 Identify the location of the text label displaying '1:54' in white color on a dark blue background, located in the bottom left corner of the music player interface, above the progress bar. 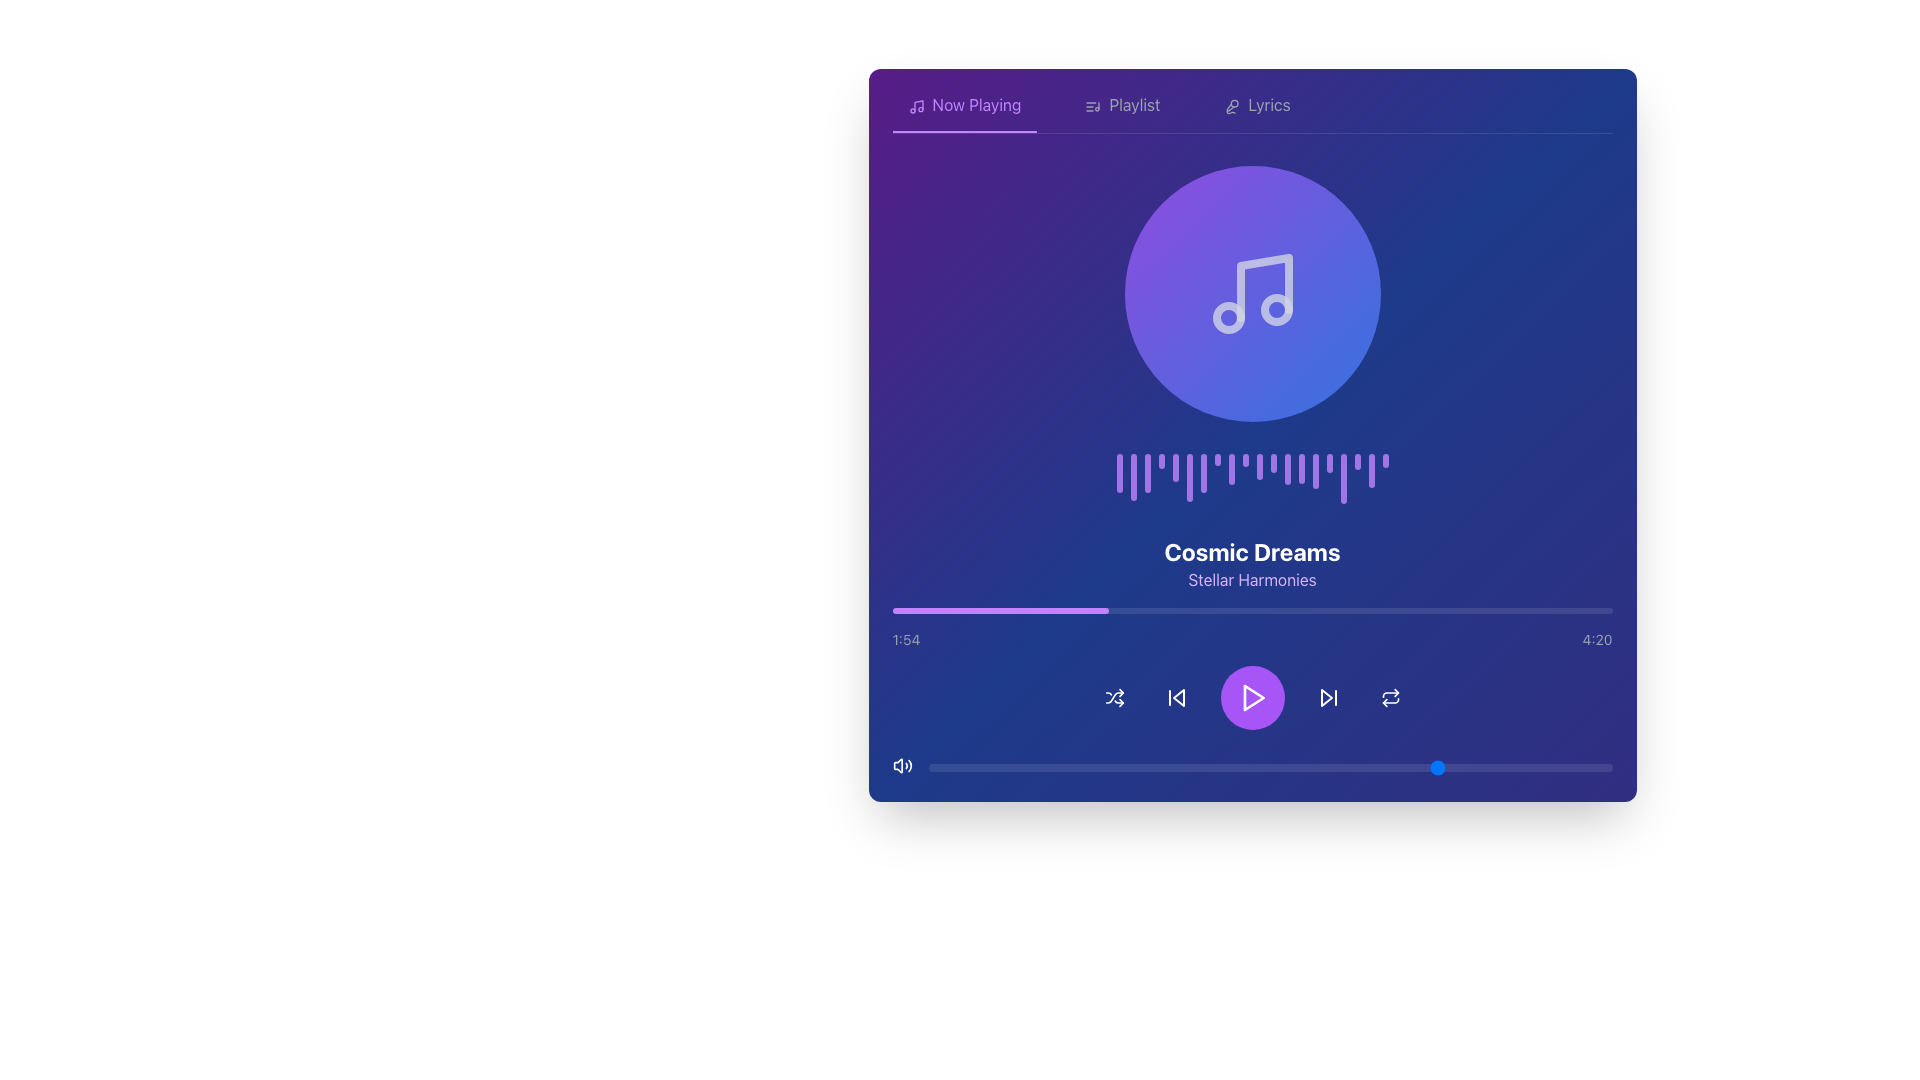
(905, 640).